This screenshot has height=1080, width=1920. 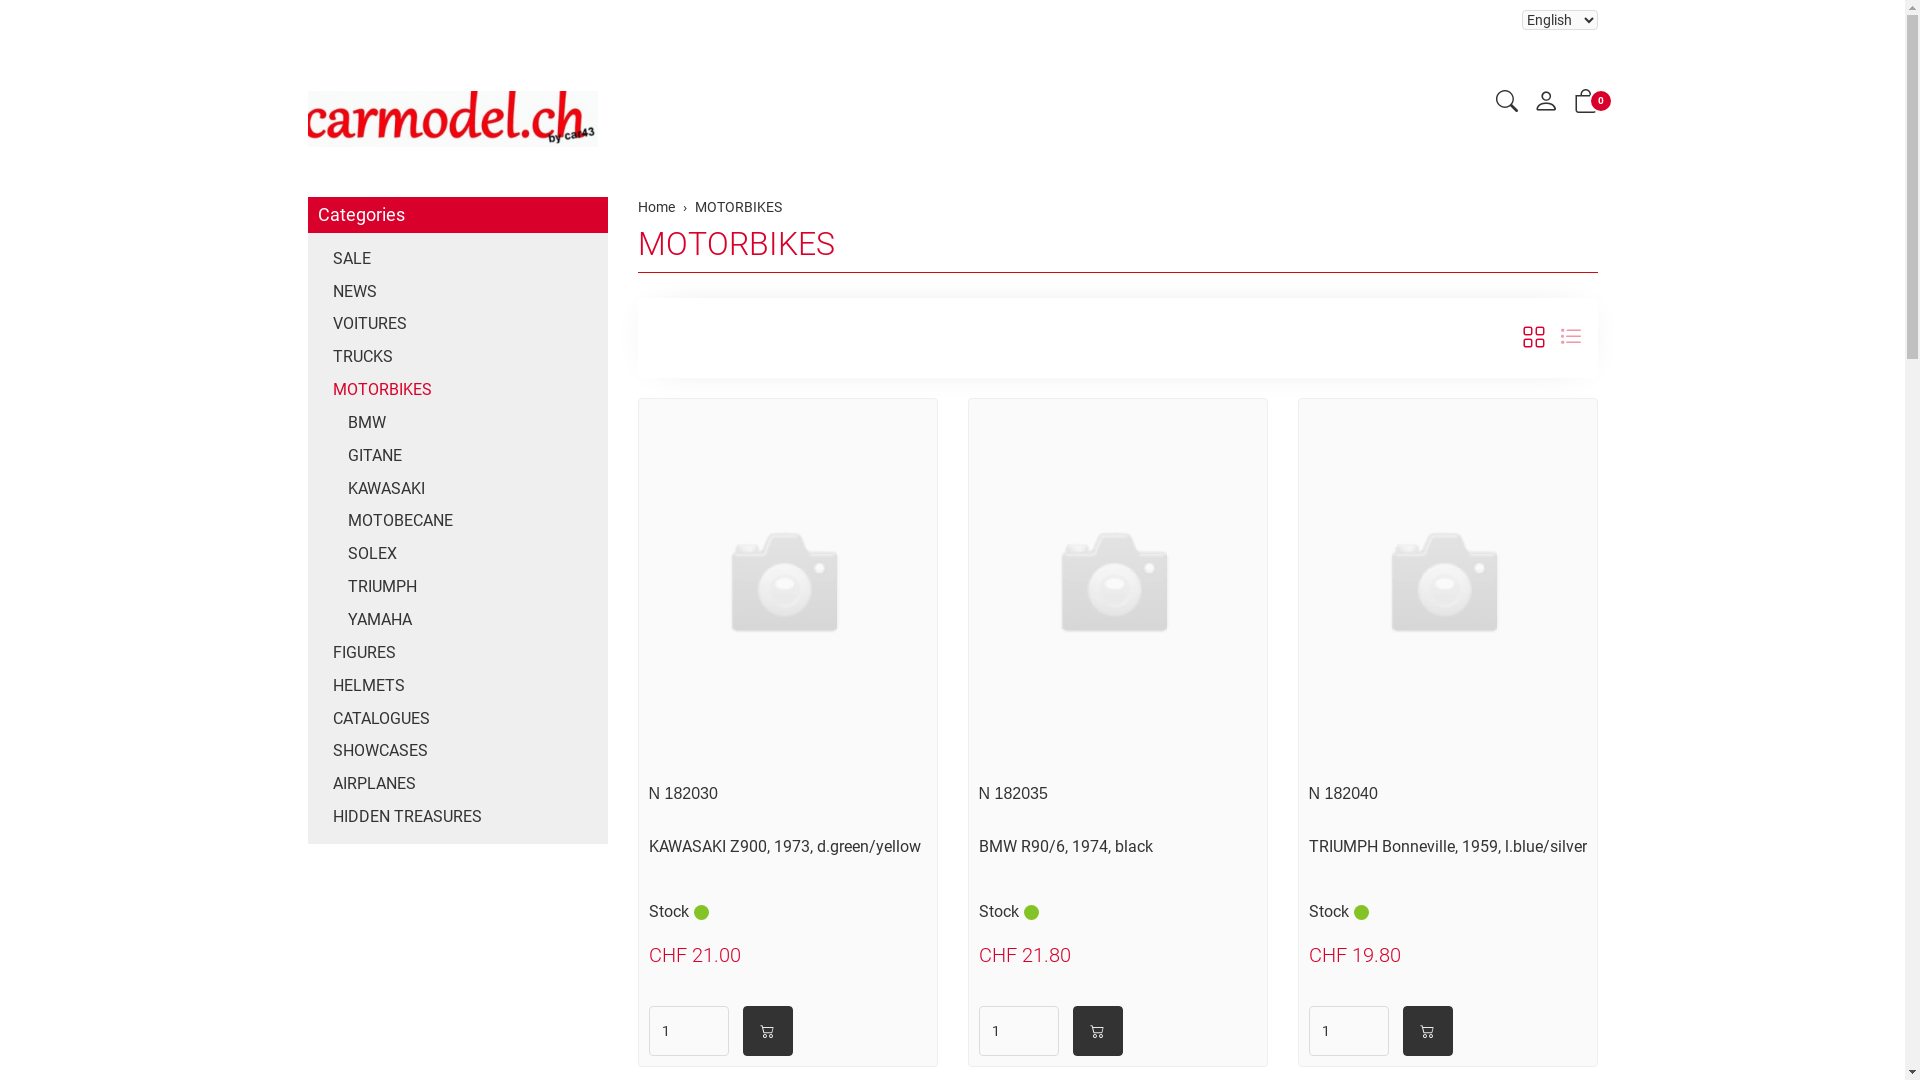 What do you see at coordinates (316, 356) in the screenshot?
I see `'TRUCKS'` at bounding box center [316, 356].